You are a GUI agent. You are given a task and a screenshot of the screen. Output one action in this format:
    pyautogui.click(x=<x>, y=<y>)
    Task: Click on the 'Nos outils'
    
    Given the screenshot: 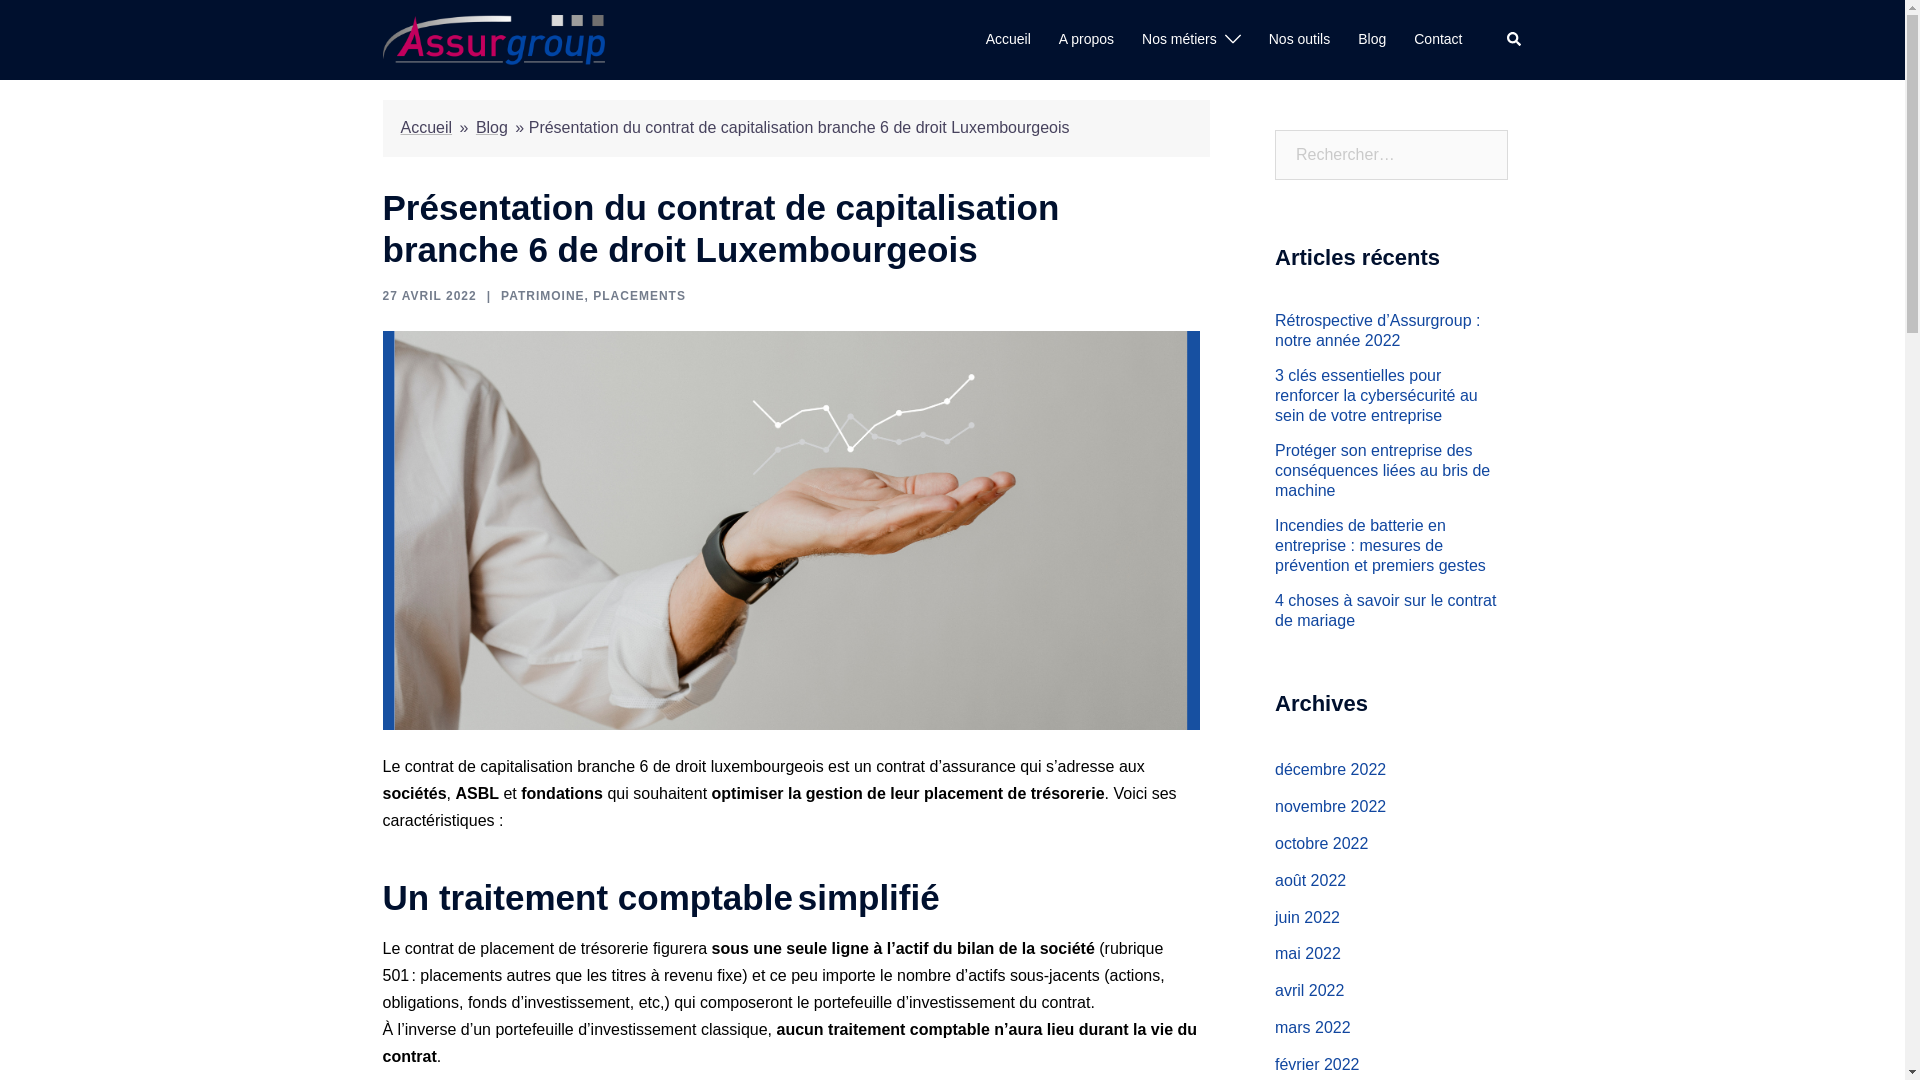 What is the action you would take?
    pyautogui.click(x=1299, y=39)
    